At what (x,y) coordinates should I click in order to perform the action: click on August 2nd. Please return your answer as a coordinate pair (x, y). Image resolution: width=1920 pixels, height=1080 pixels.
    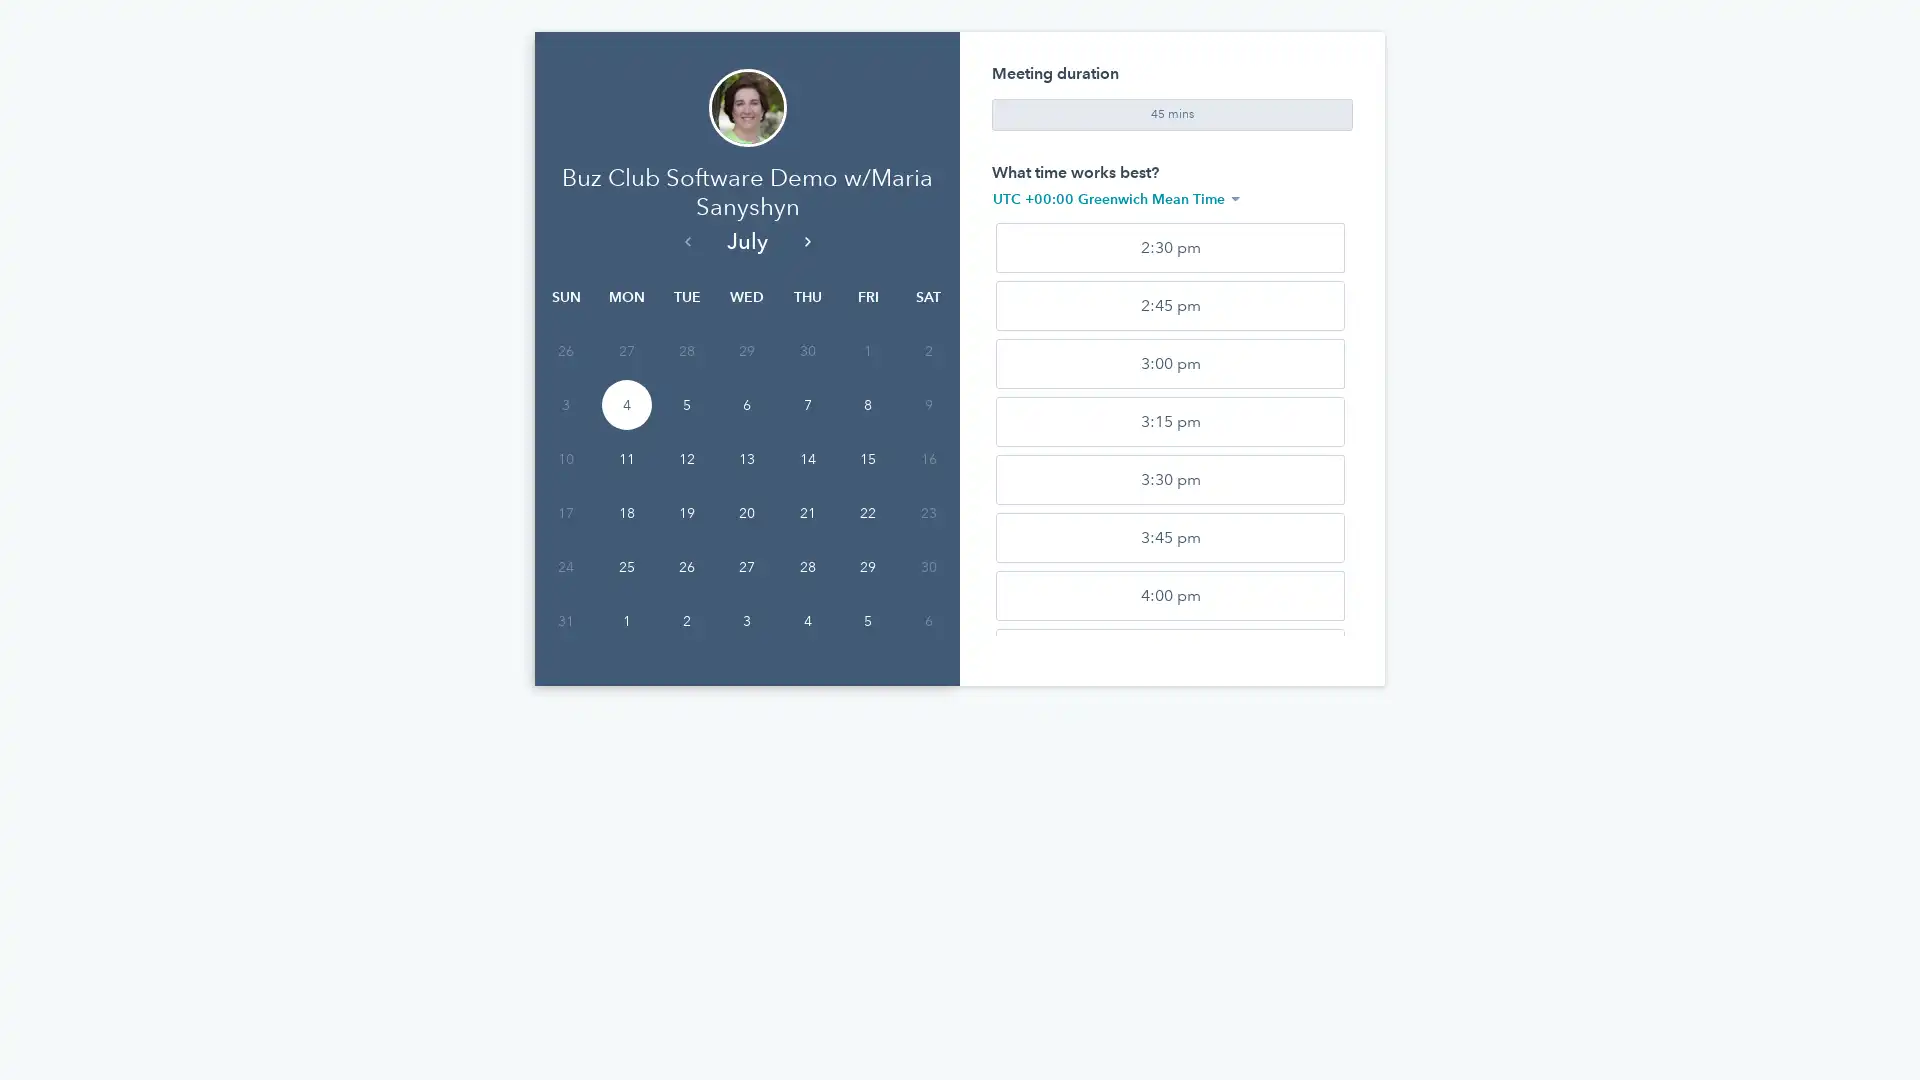
    Looking at the image, I should click on (686, 696).